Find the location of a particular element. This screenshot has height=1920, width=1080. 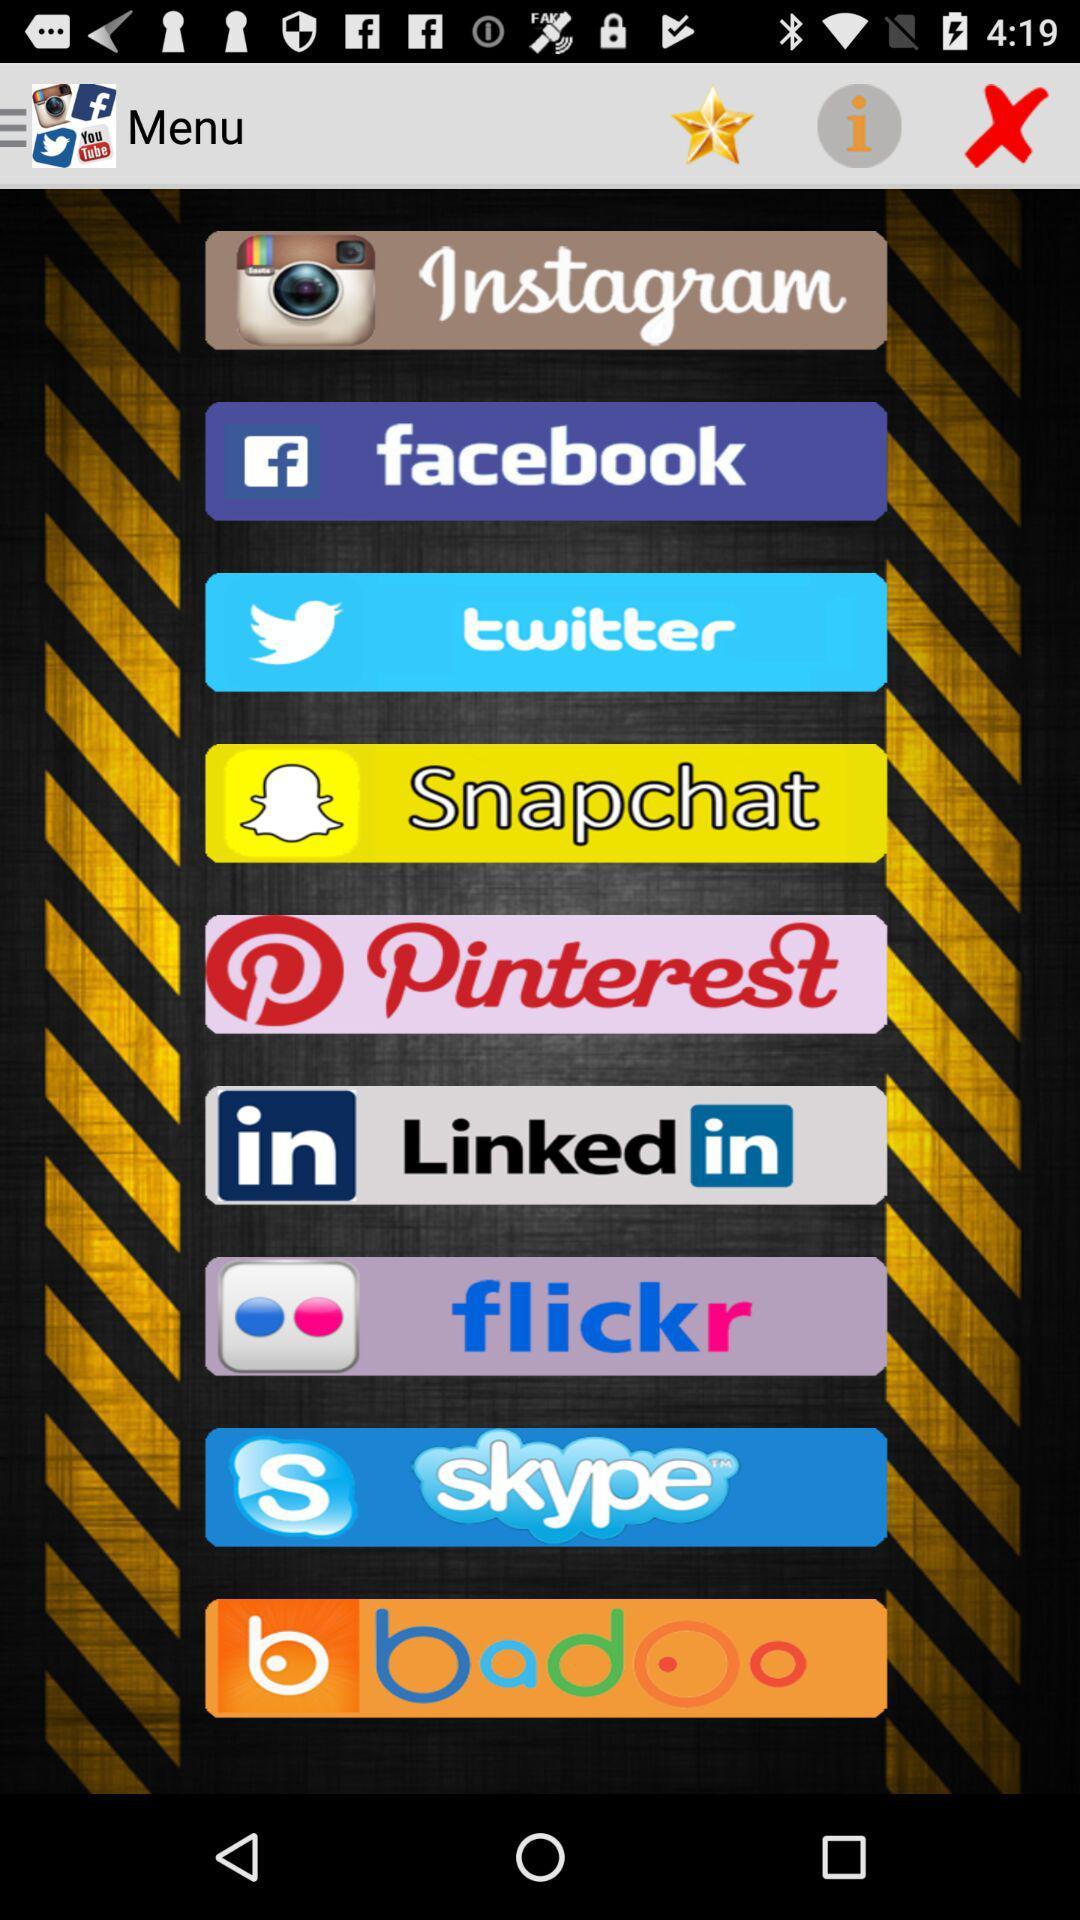

open twitter is located at coordinates (540, 637).